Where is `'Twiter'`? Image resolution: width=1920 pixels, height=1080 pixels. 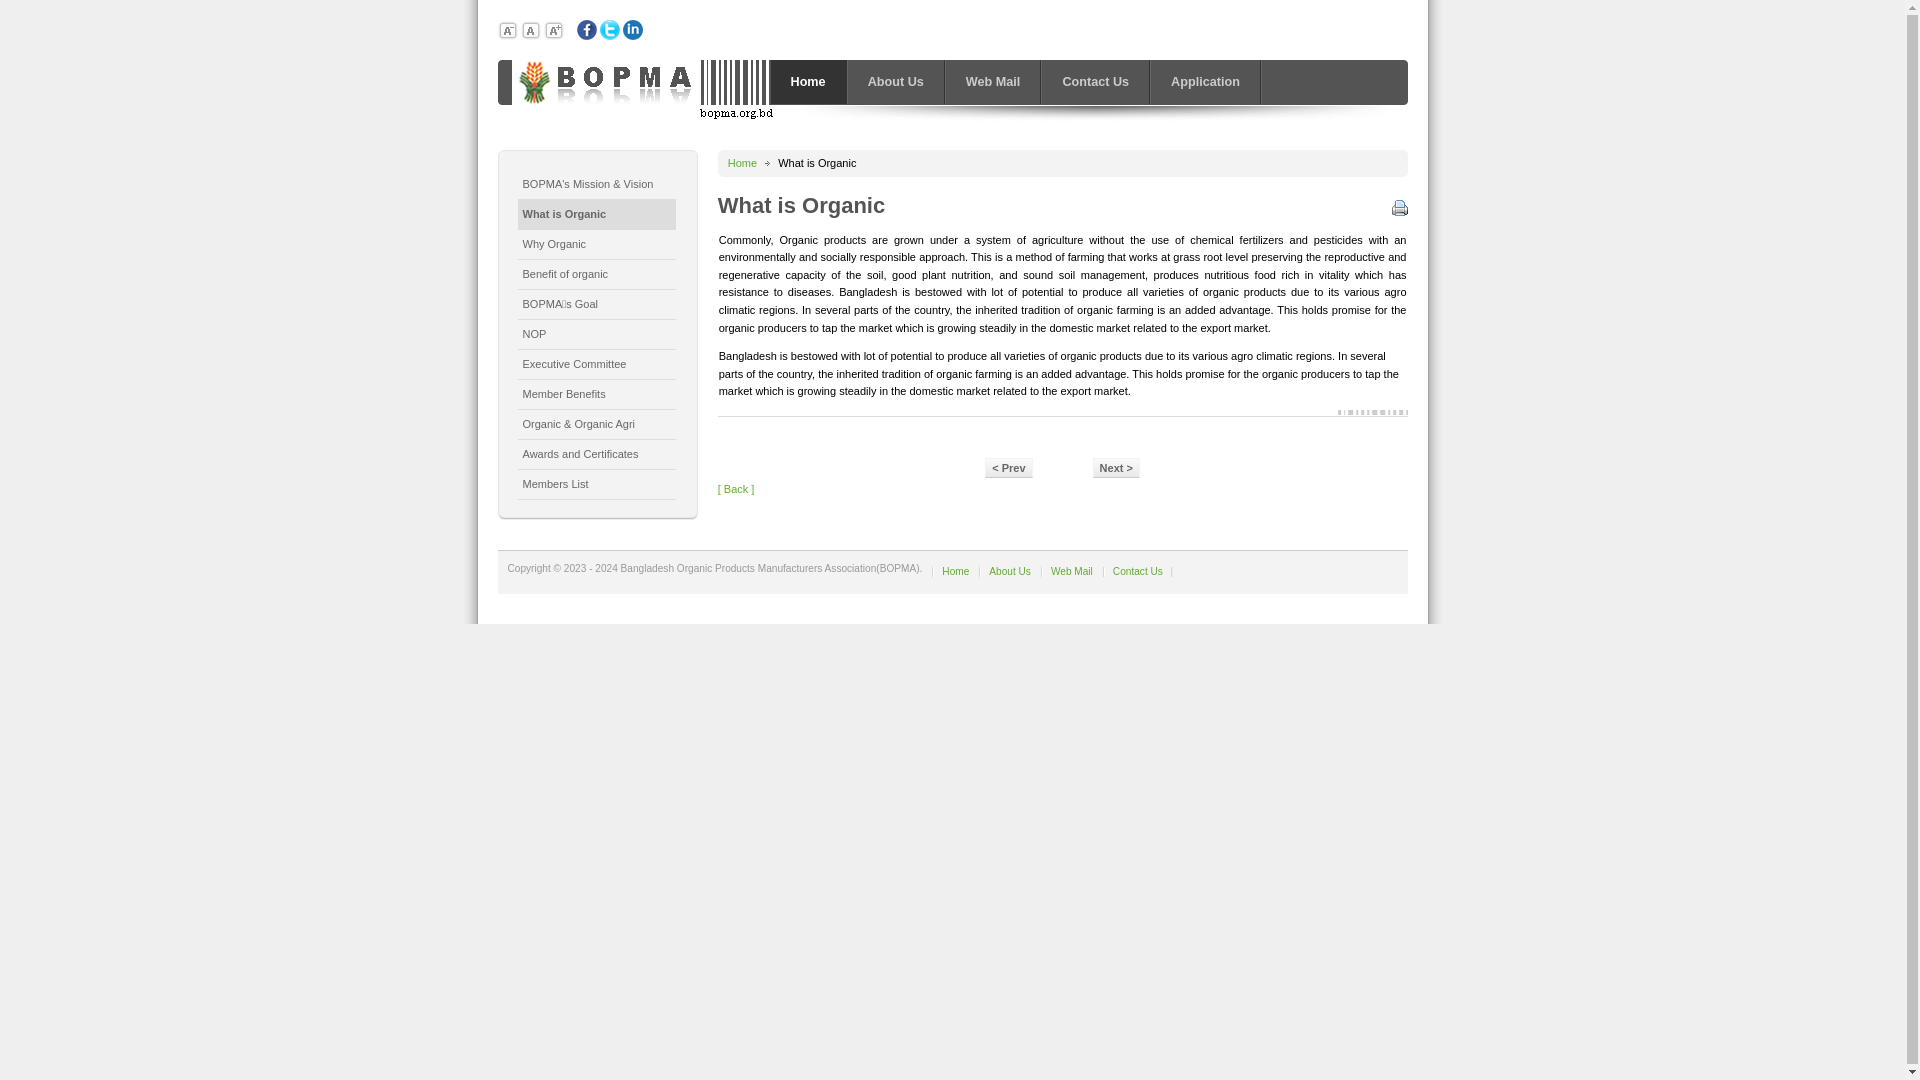 'Twiter' is located at coordinates (608, 30).